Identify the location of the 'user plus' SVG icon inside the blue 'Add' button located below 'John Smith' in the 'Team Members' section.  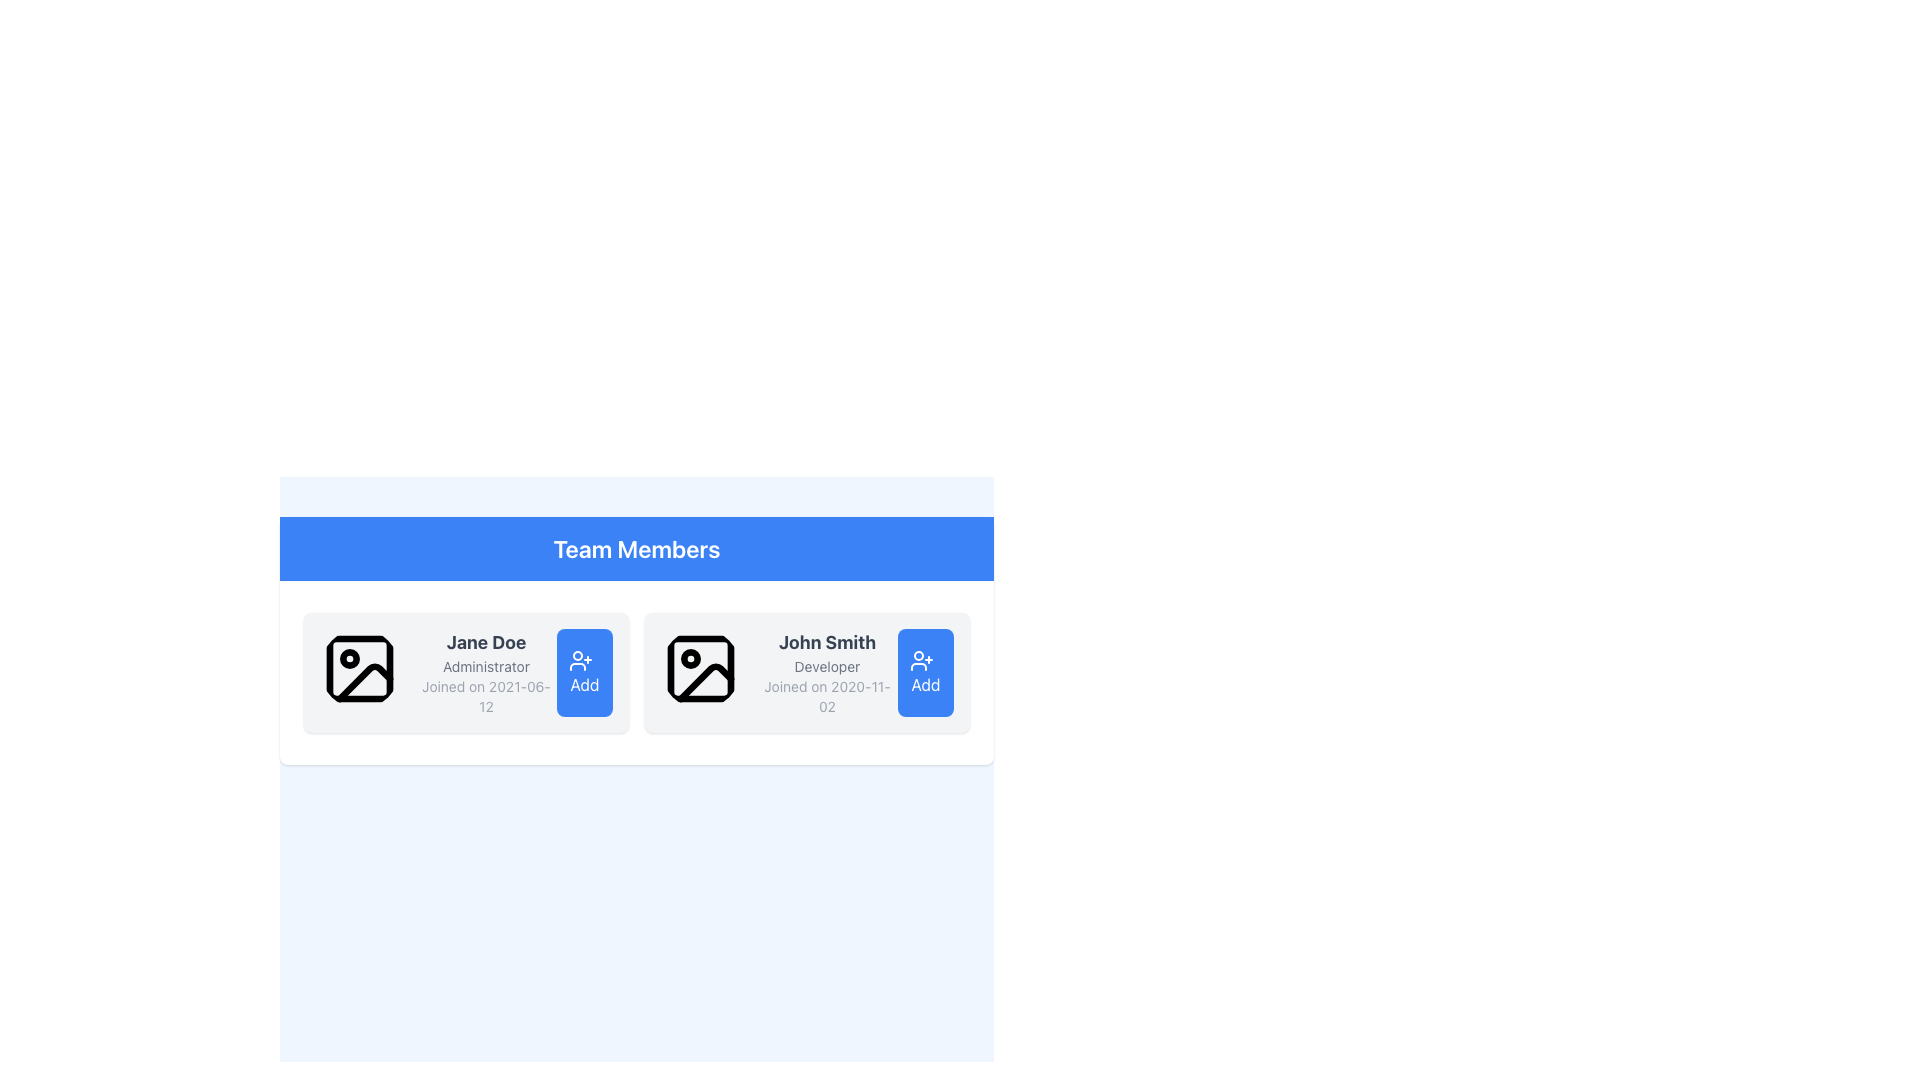
(920, 660).